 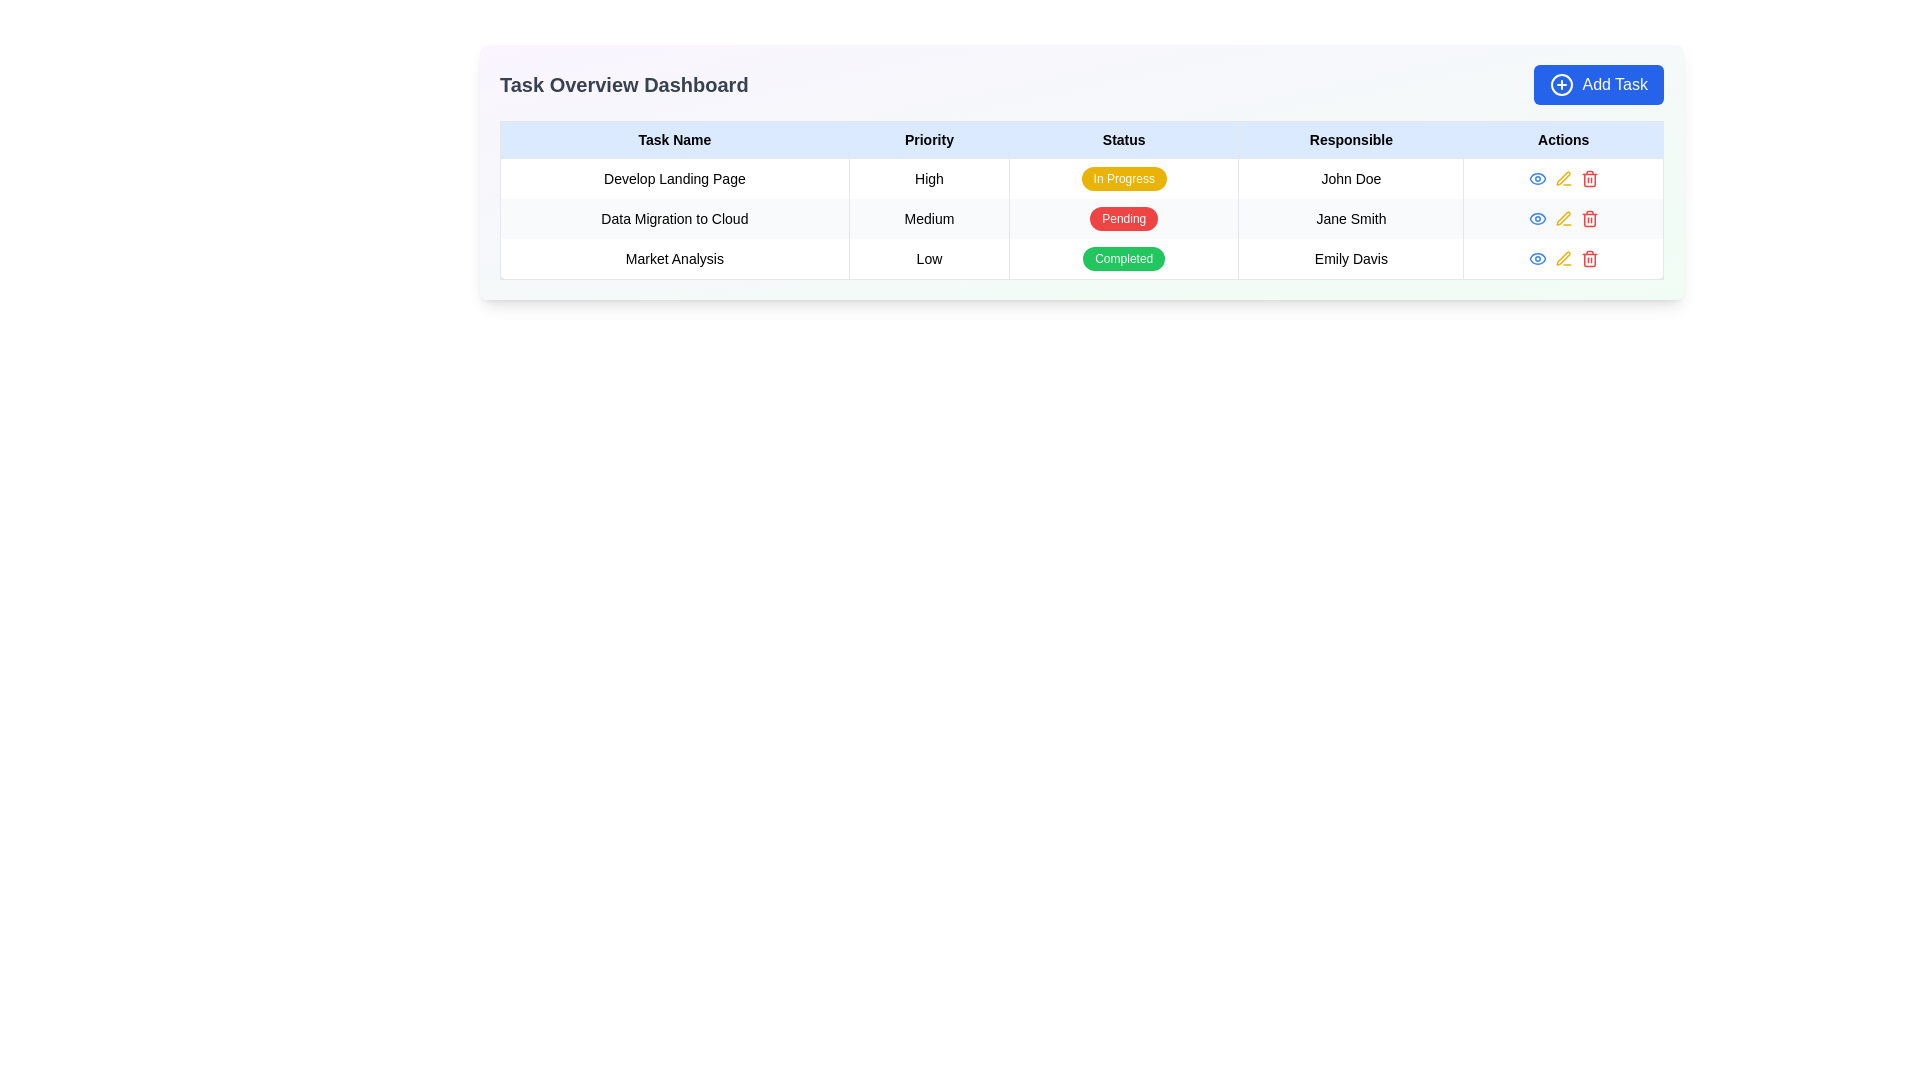 What do you see at coordinates (1588, 177) in the screenshot?
I see `the delete button, which is the third action icon in the action list of the third task row` at bounding box center [1588, 177].